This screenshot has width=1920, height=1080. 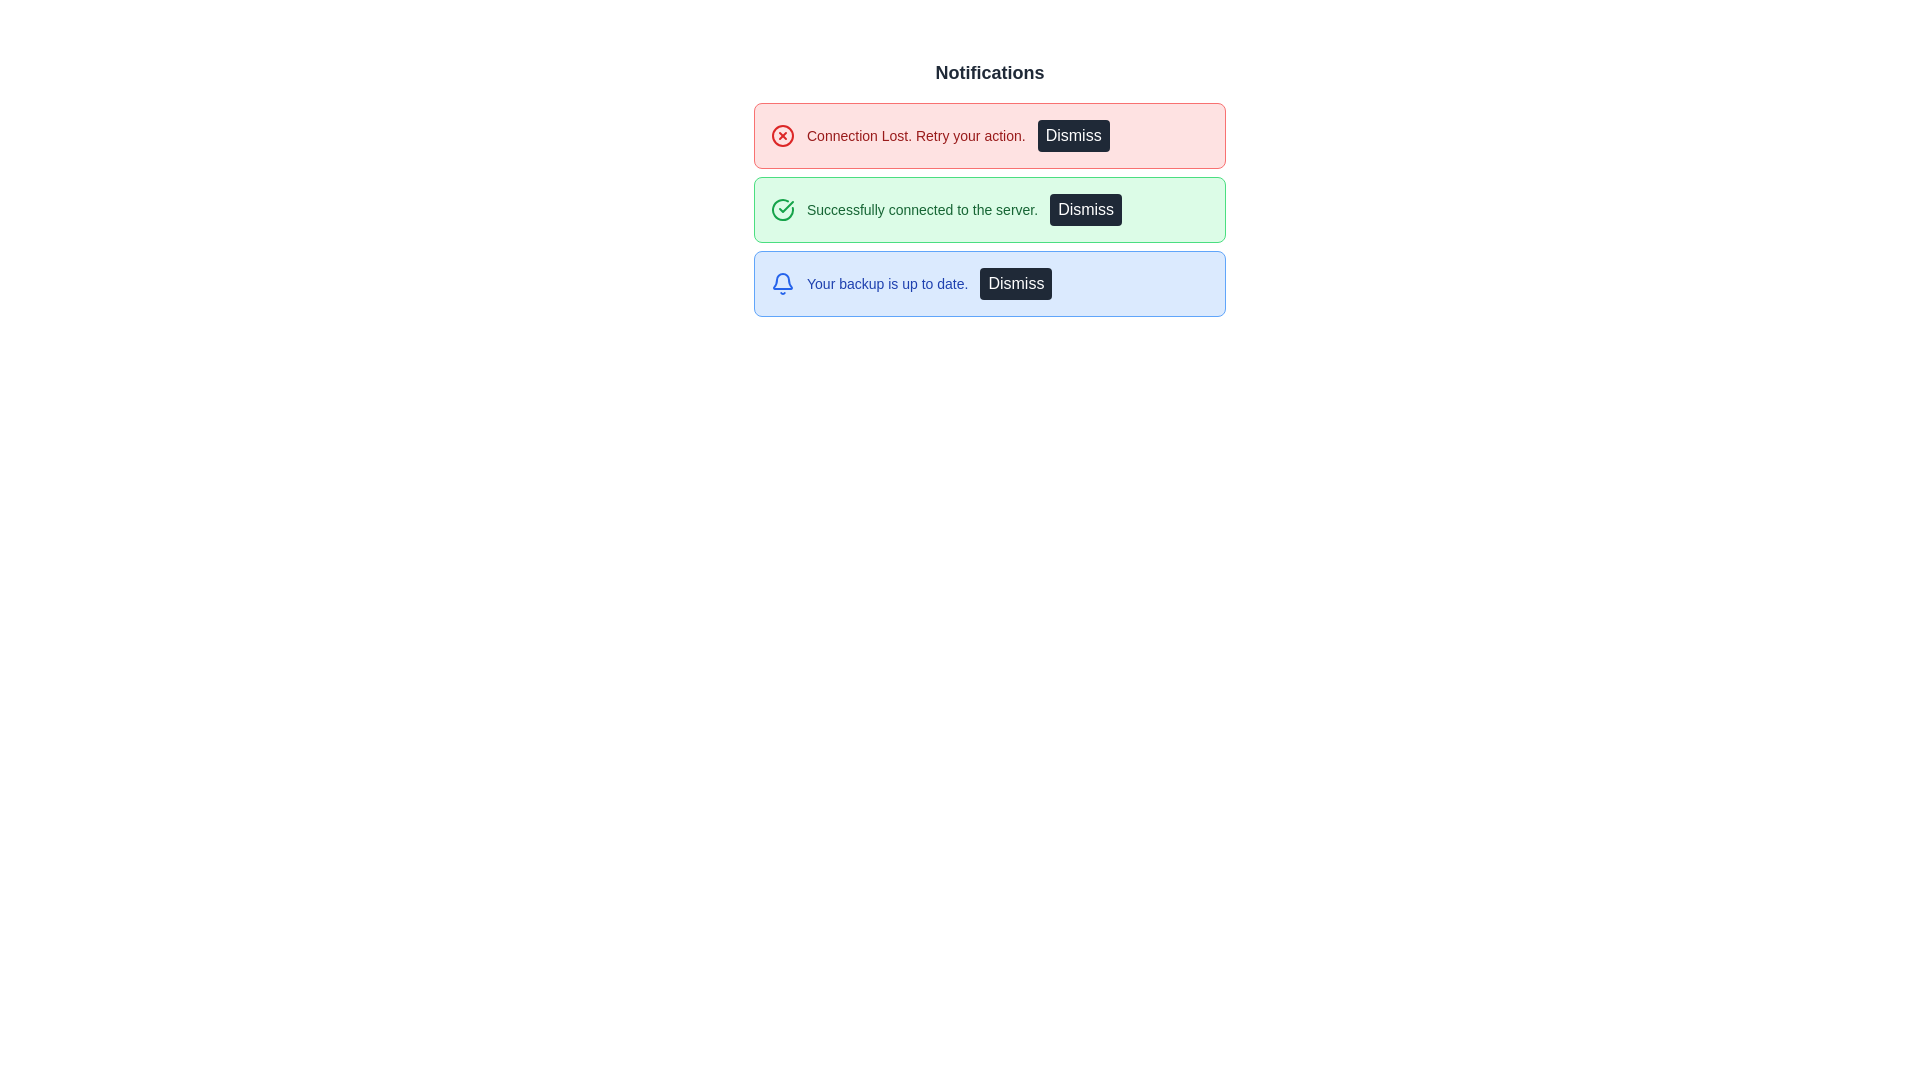 What do you see at coordinates (781, 284) in the screenshot?
I see `the bell icon in the notification card that indicates the backup status, which is positioned to the left of the text stating 'Your backup is up to date.'` at bounding box center [781, 284].